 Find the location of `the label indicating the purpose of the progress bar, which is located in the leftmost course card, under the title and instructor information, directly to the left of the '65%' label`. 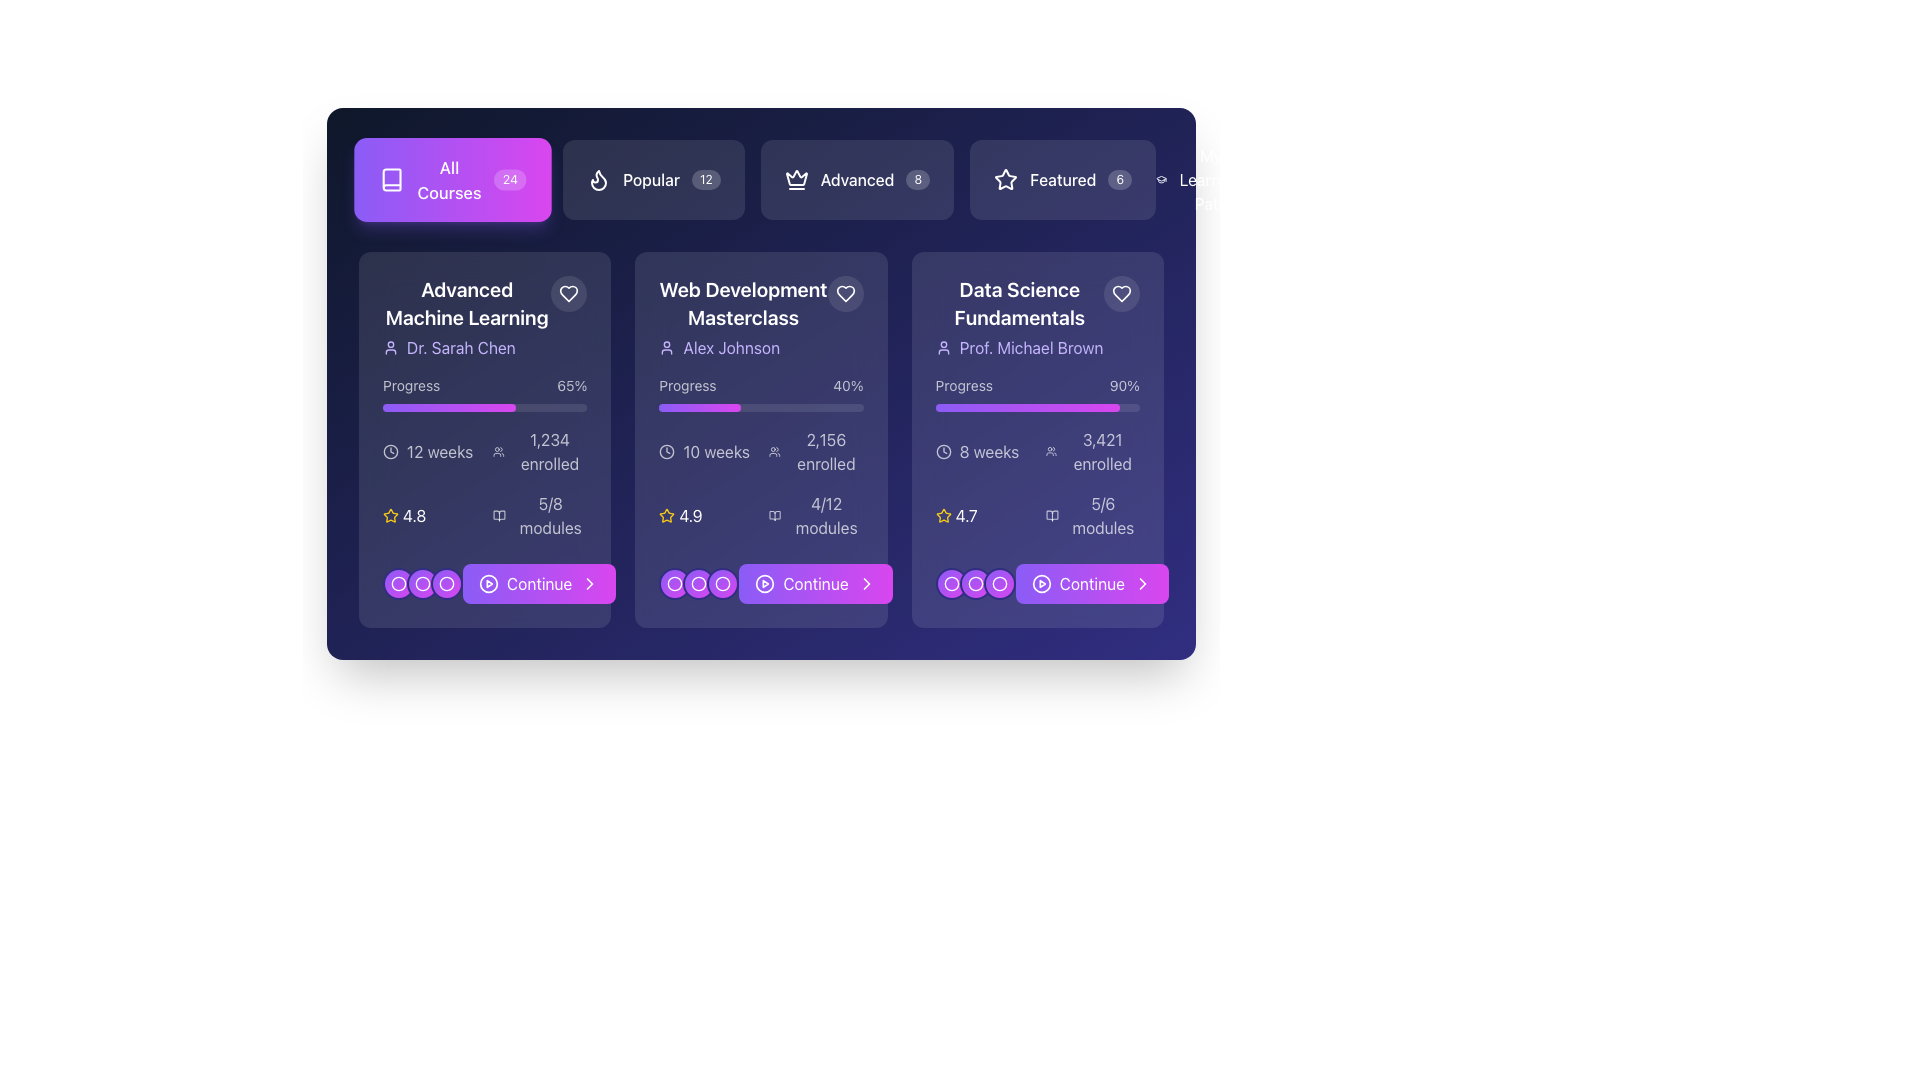

the label indicating the purpose of the progress bar, which is located in the leftmost course card, under the title and instructor information, directly to the left of the '65%' label is located at coordinates (410, 385).